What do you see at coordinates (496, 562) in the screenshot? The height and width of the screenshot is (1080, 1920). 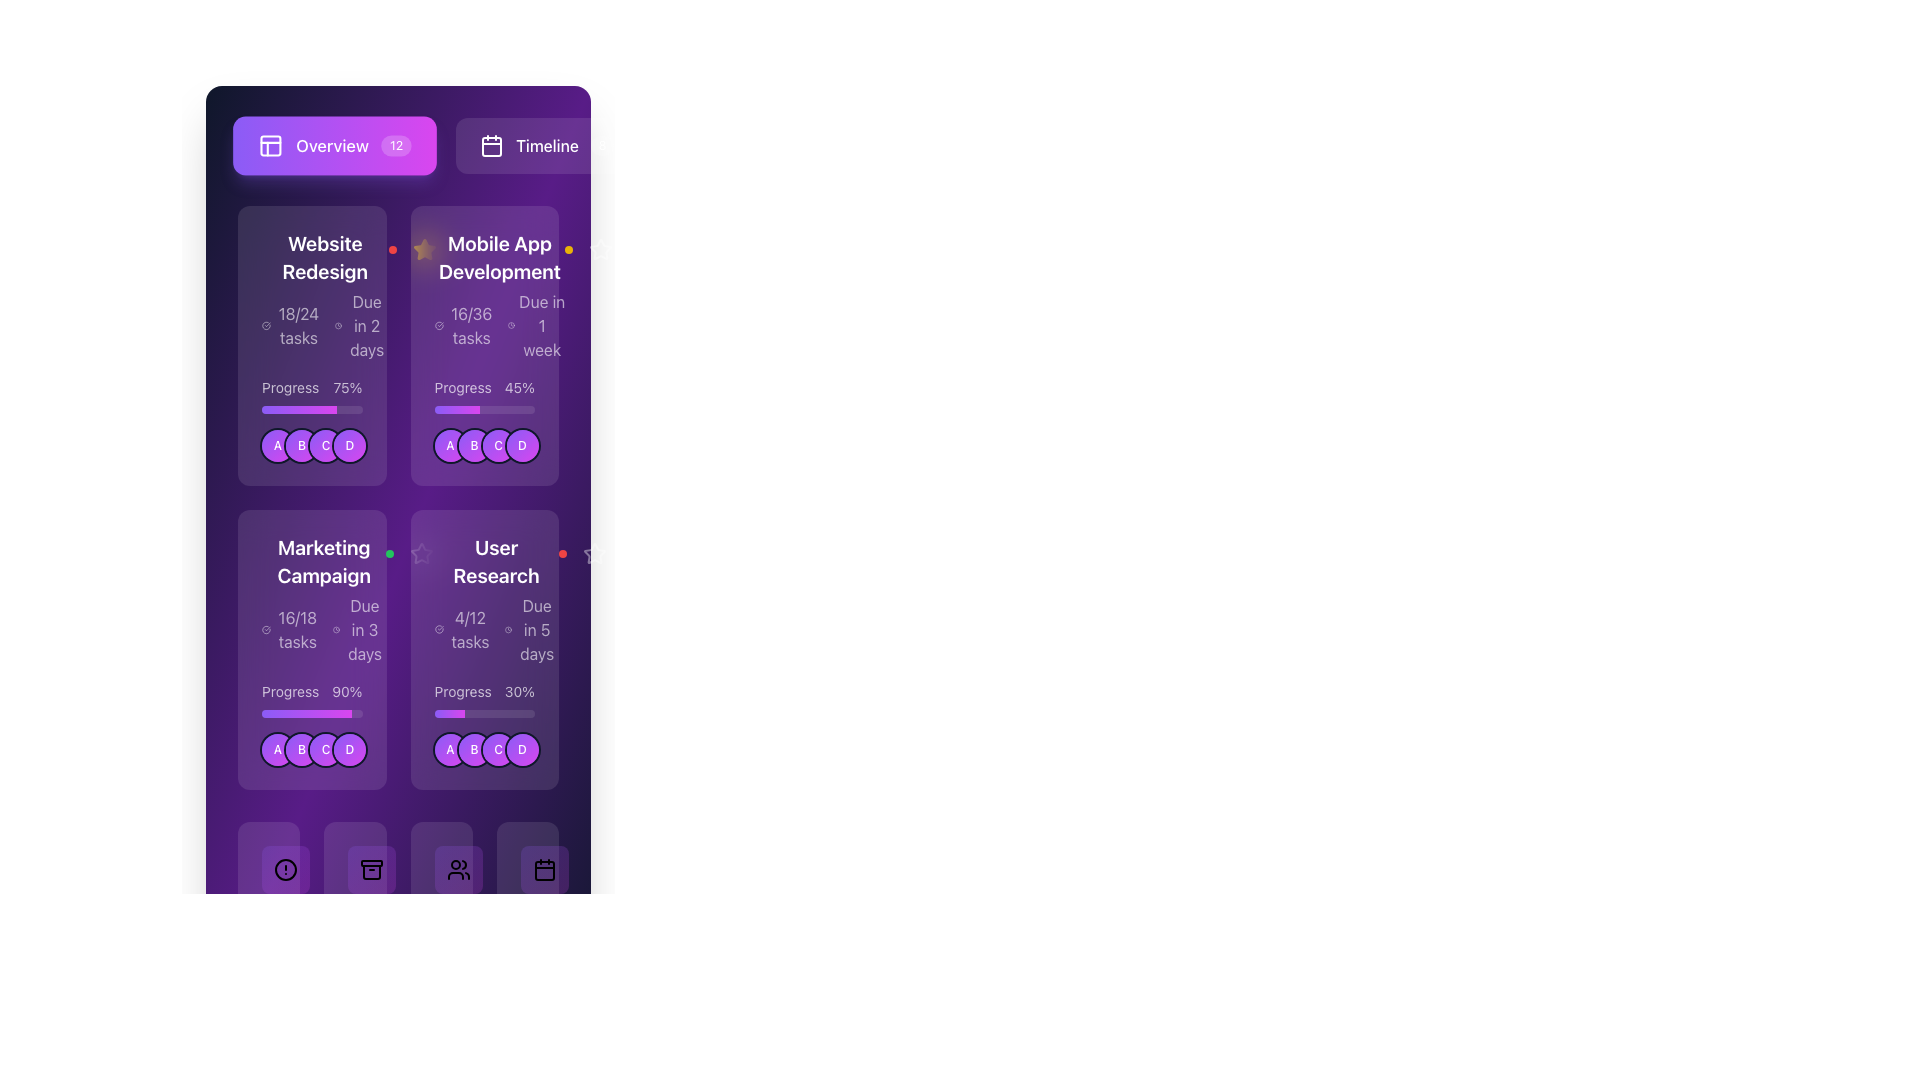 I see `the text-based heading element displaying 'User' and 'Research'` at bounding box center [496, 562].